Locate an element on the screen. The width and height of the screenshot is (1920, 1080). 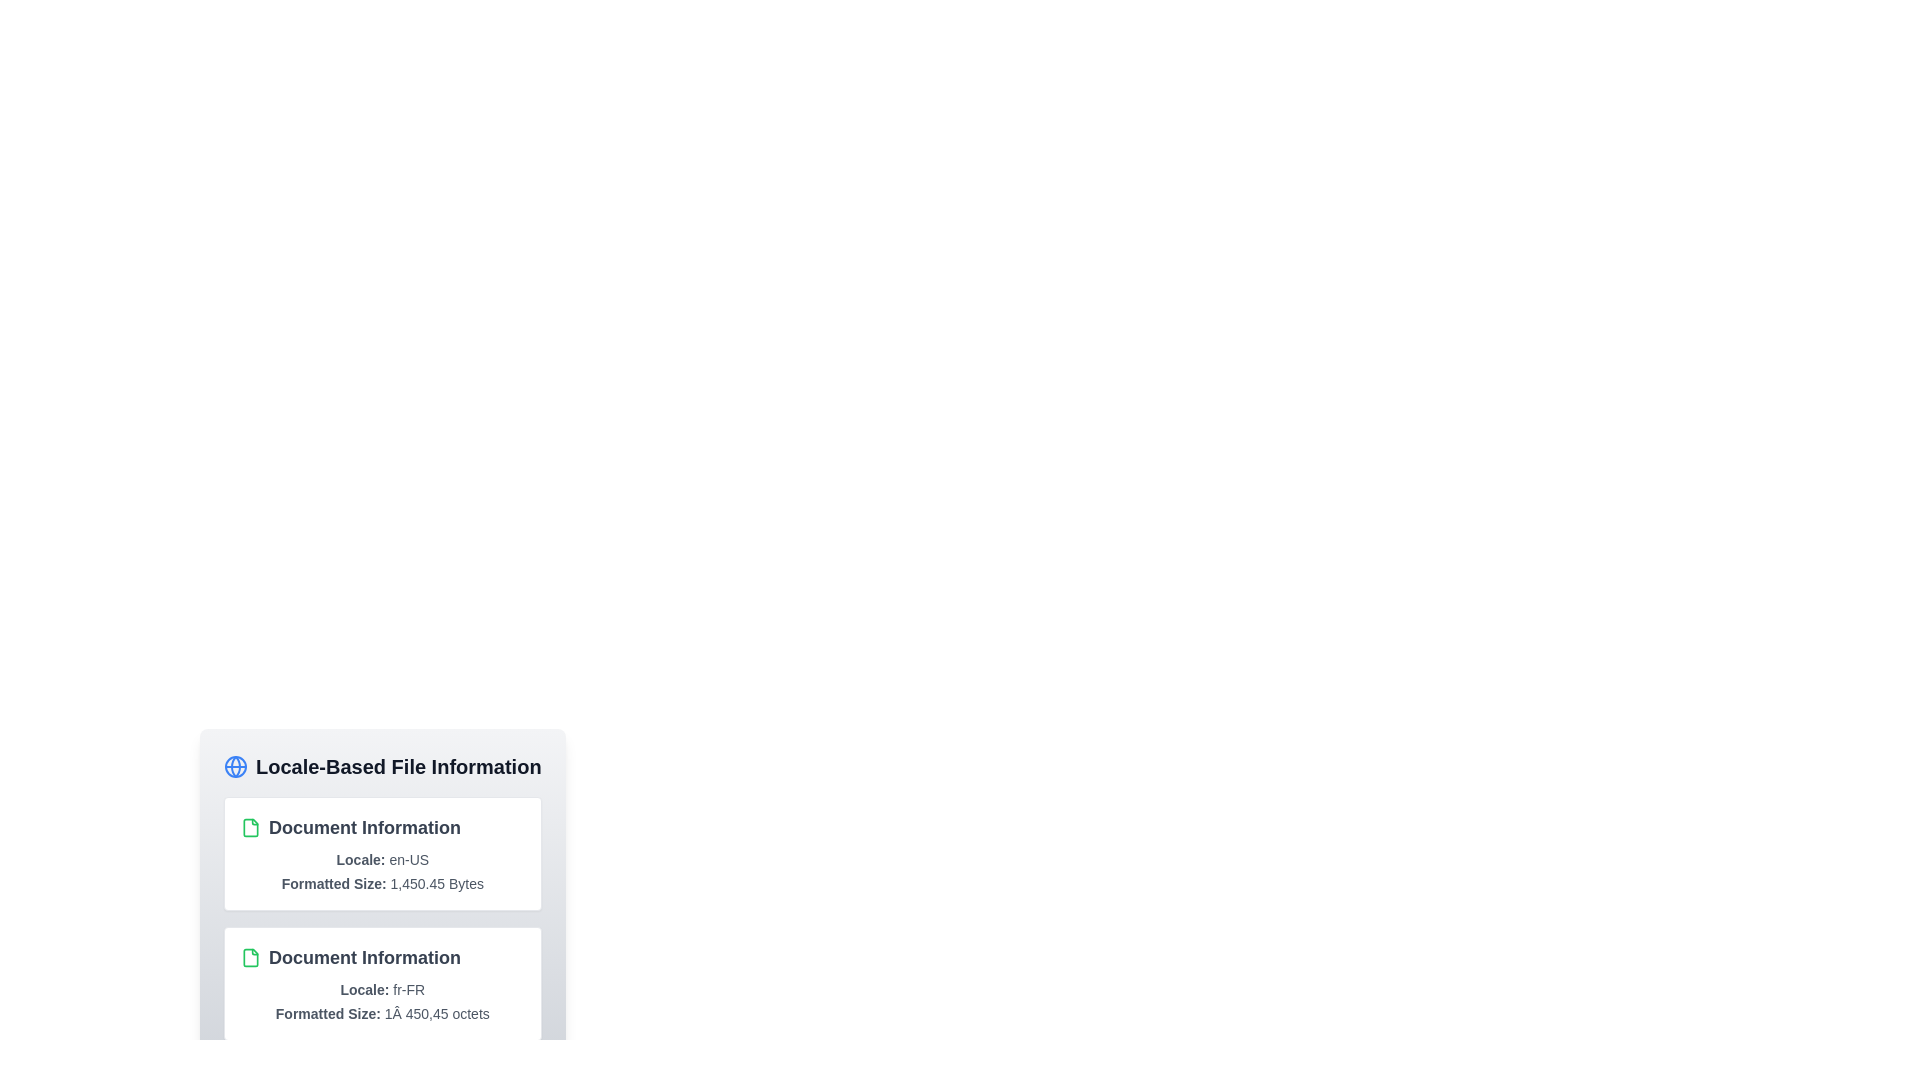
the small SVG icon resembling a file, which has a green fill color and is positioned to the left of the text 'Document Information' in the first item of the vertical list under 'Locale-Based File Information' is located at coordinates (249, 828).